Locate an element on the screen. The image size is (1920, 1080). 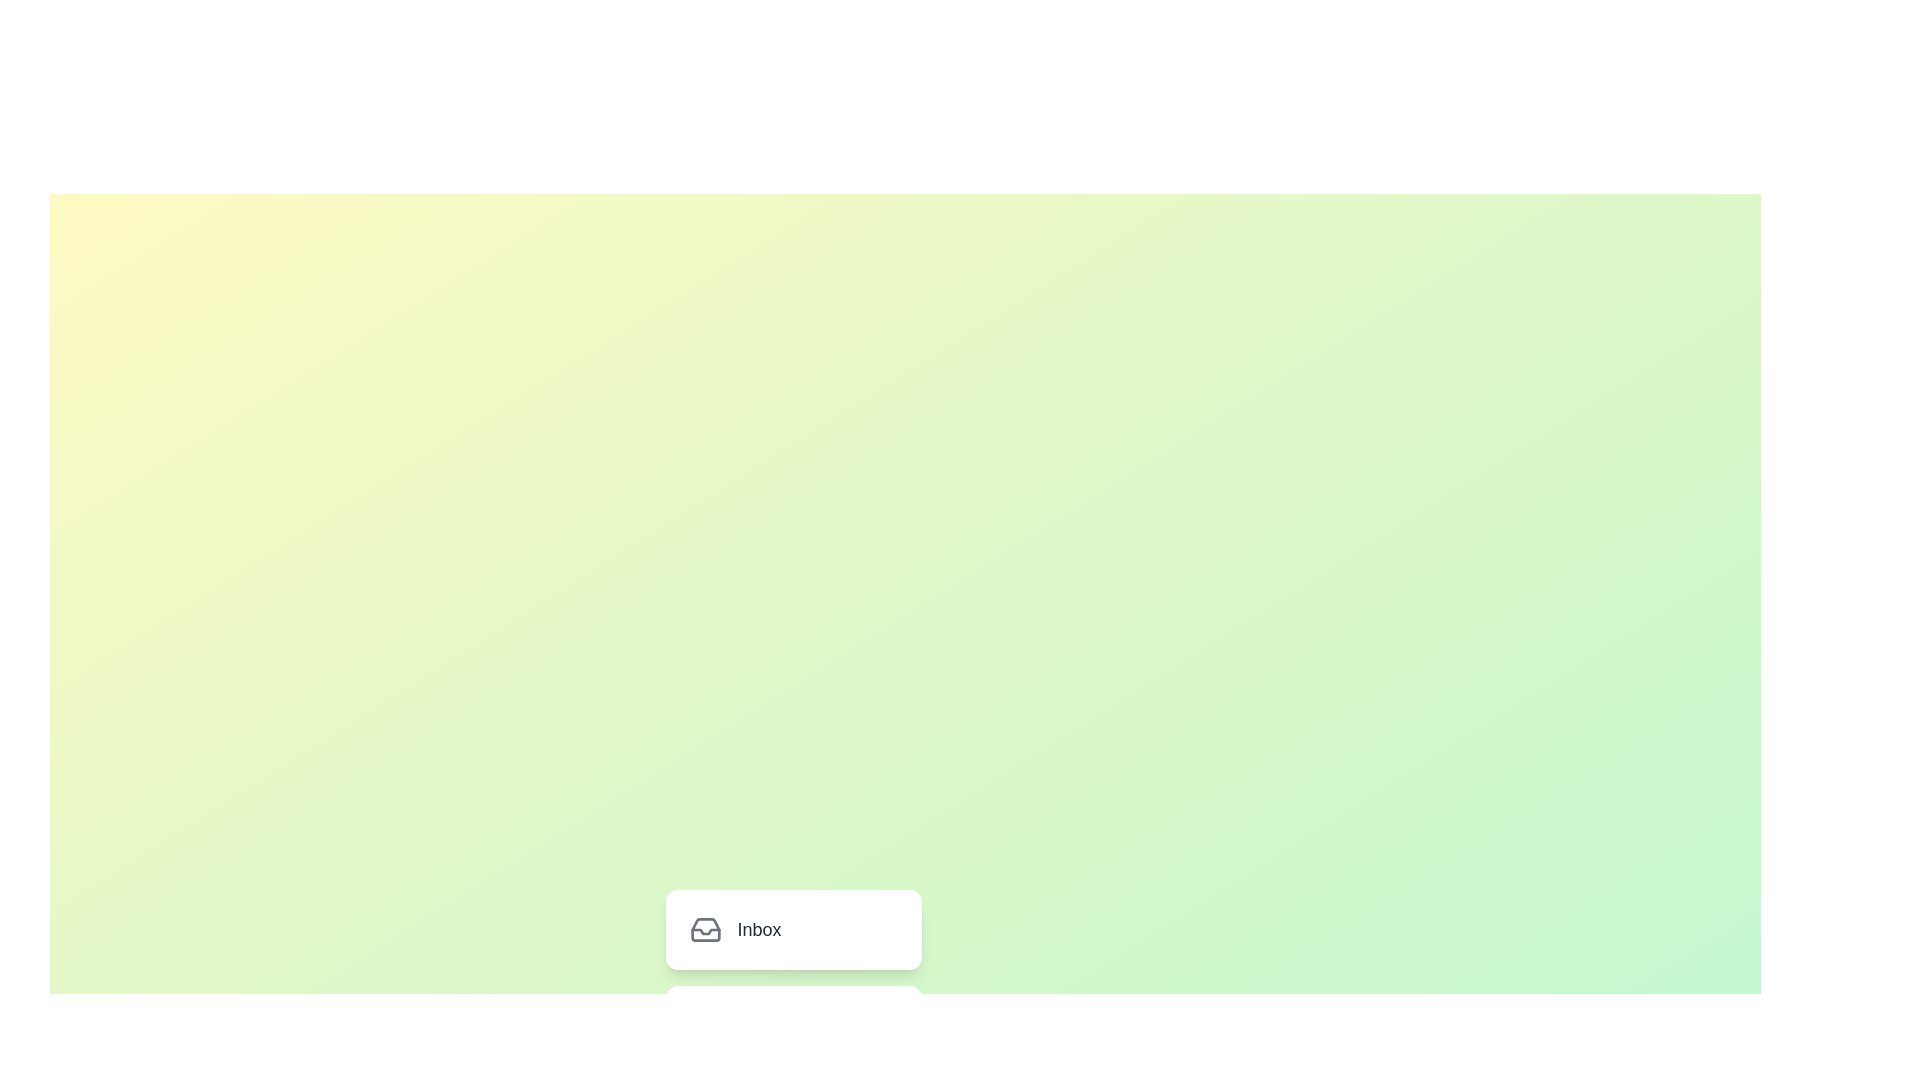
the menu item labeled Inbox is located at coordinates (792, 929).